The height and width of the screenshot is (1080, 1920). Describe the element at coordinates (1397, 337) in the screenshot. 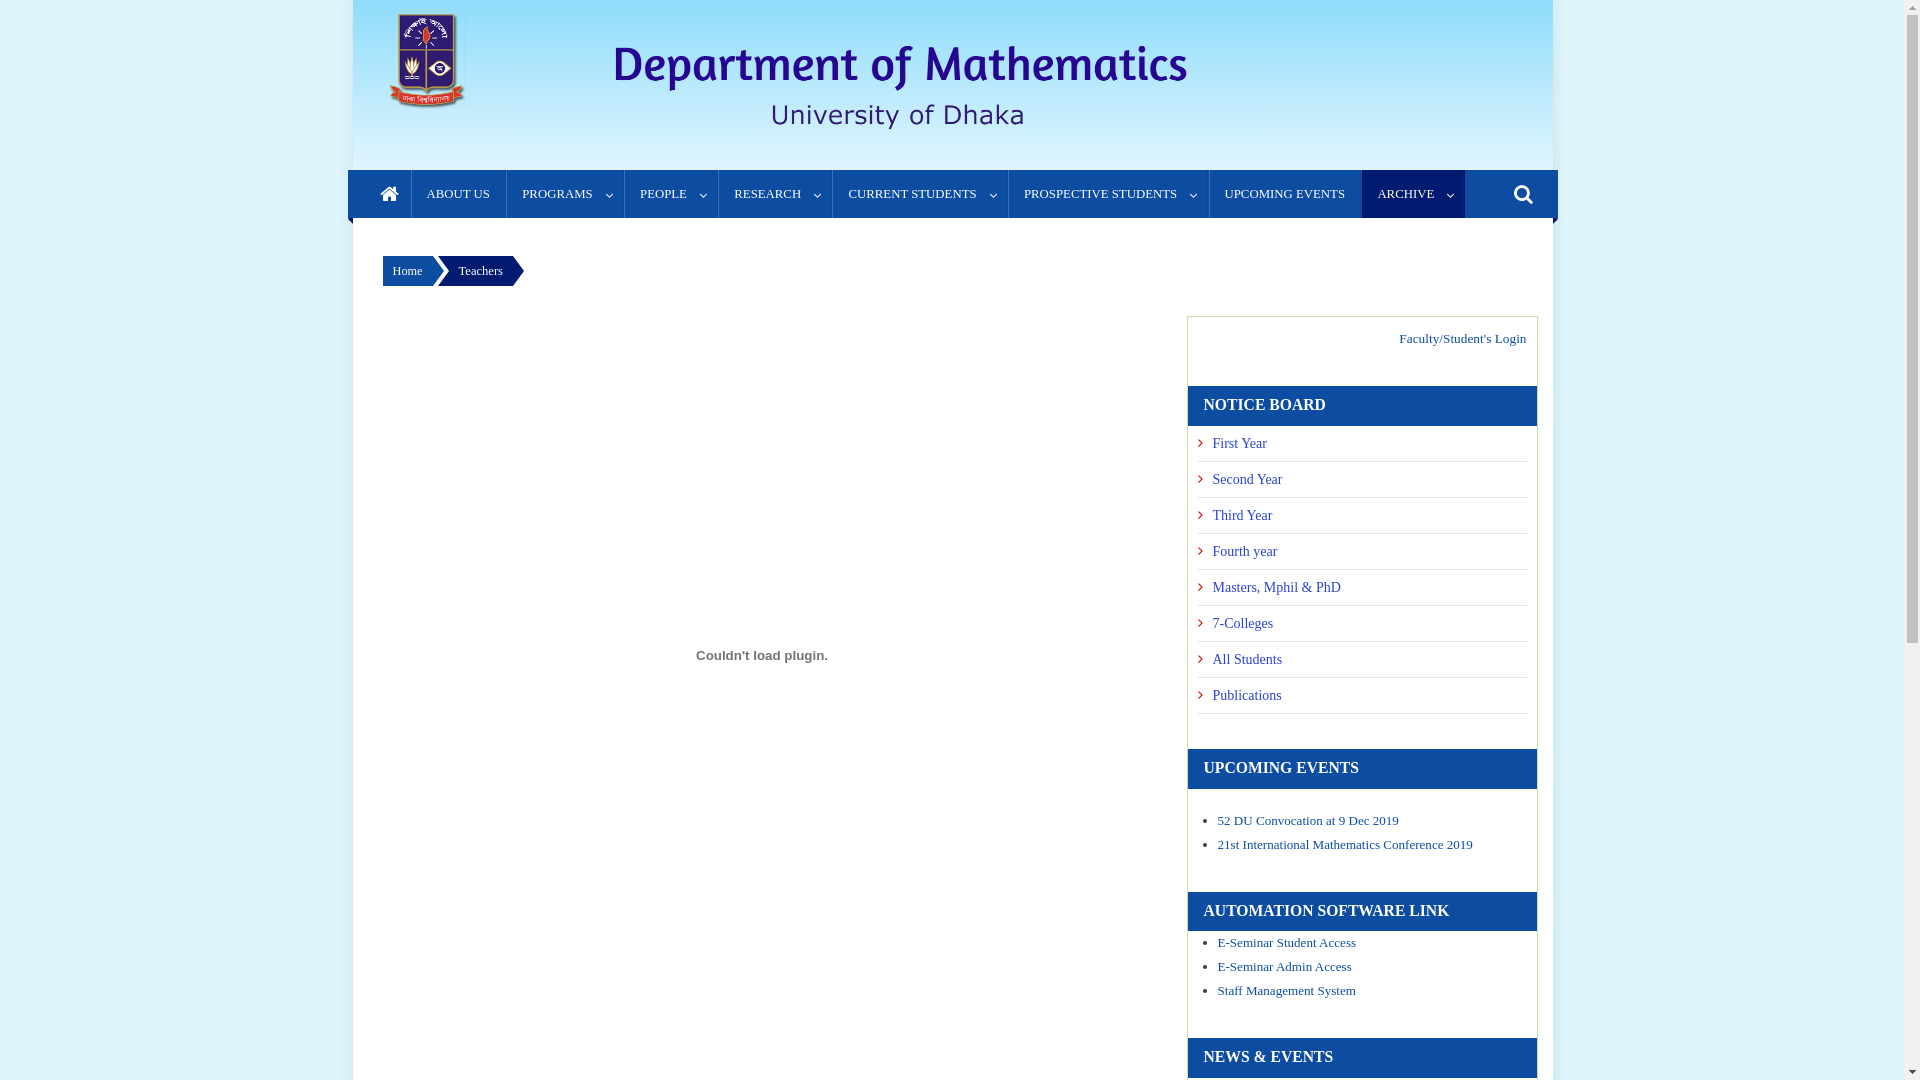

I see `'Faculty/Student's Login'` at that location.